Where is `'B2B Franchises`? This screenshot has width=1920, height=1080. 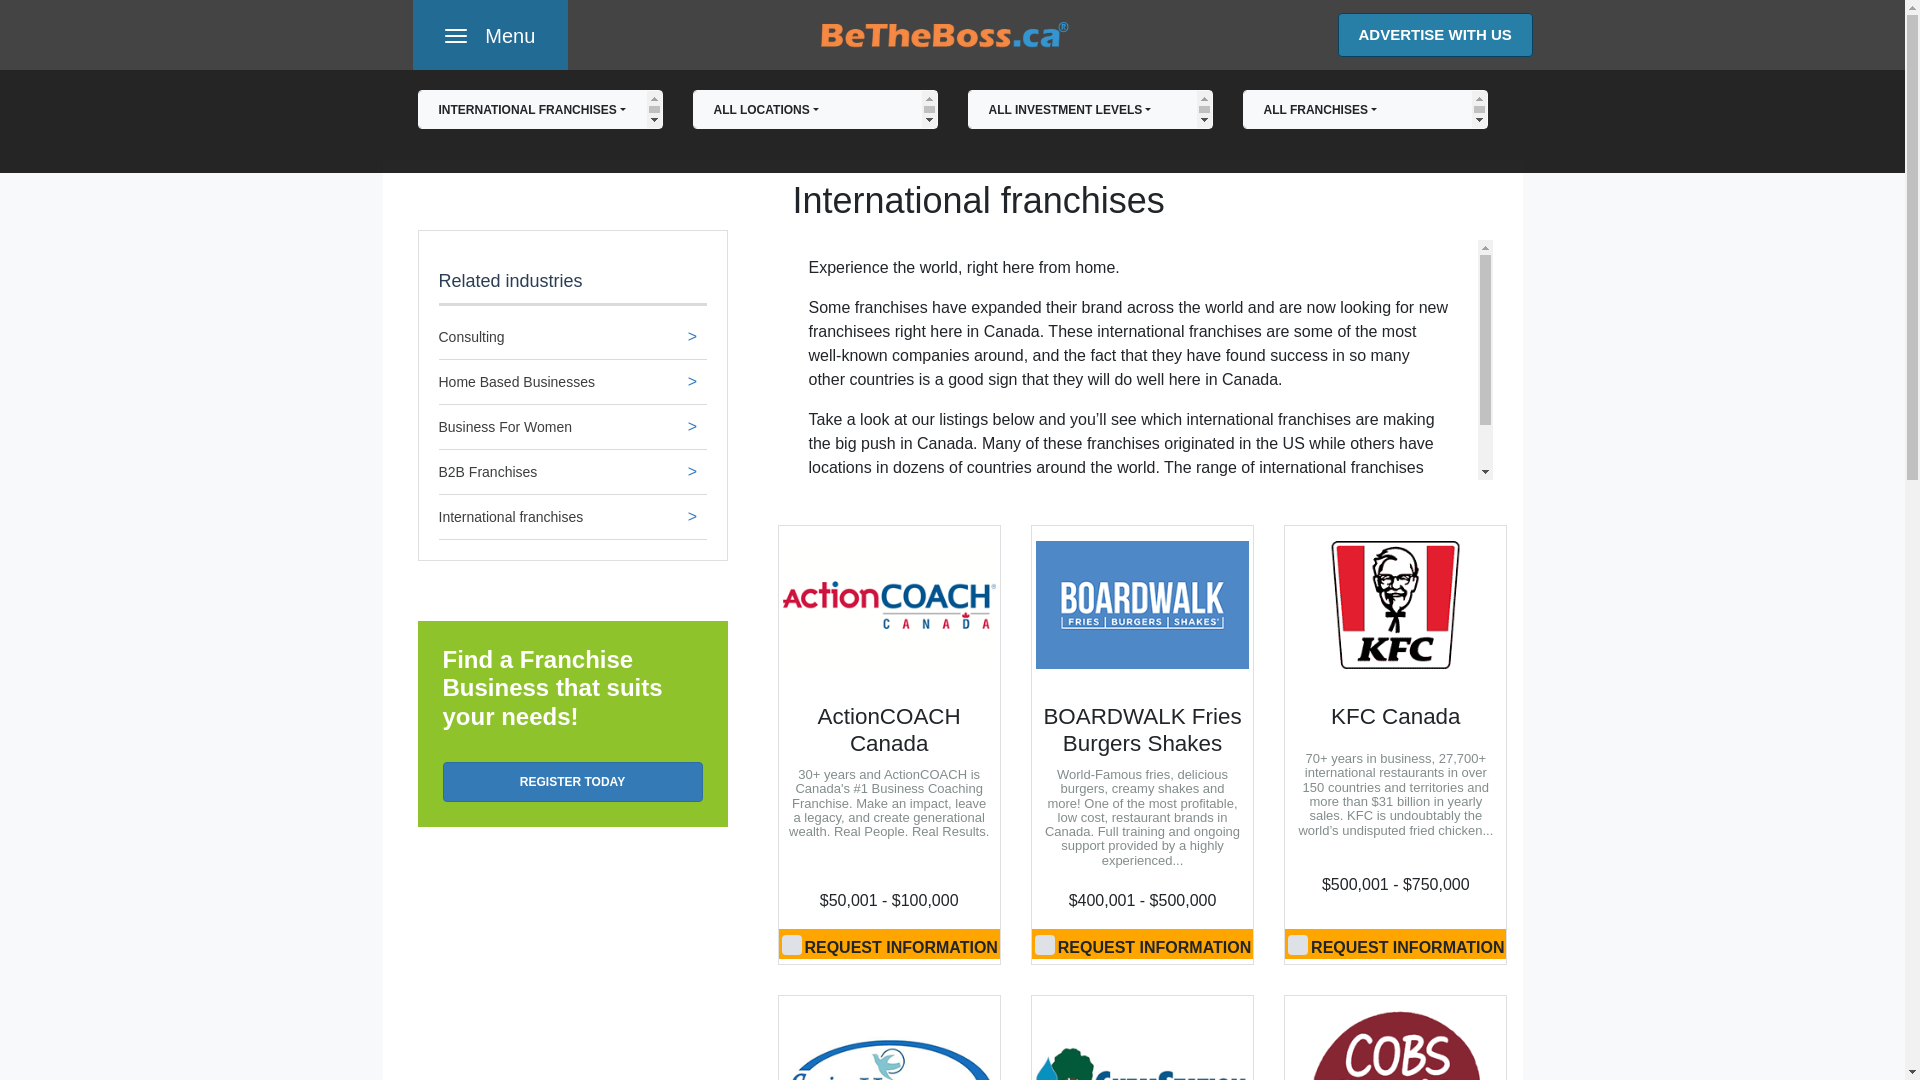
'B2B Franchises is located at coordinates (570, 477).